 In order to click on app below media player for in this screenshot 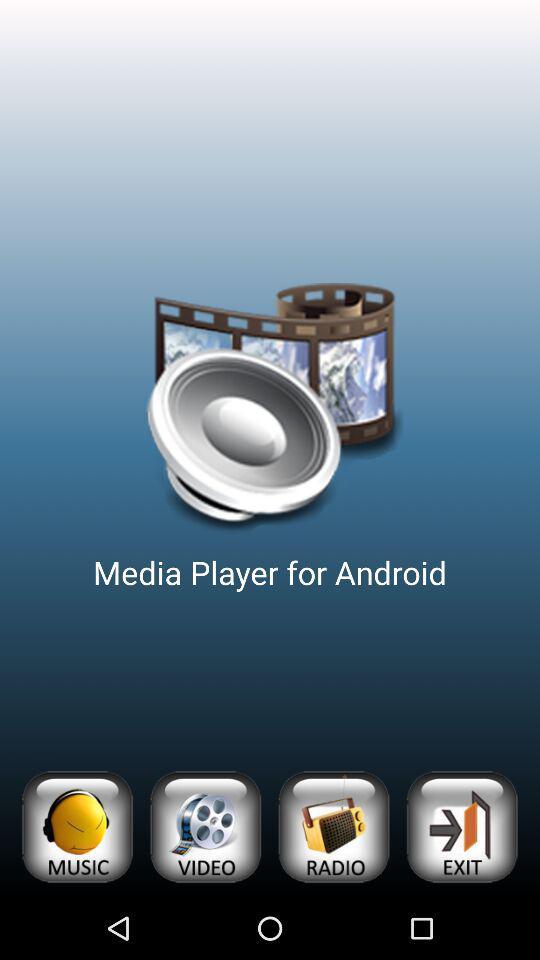, I will do `click(461, 827)`.